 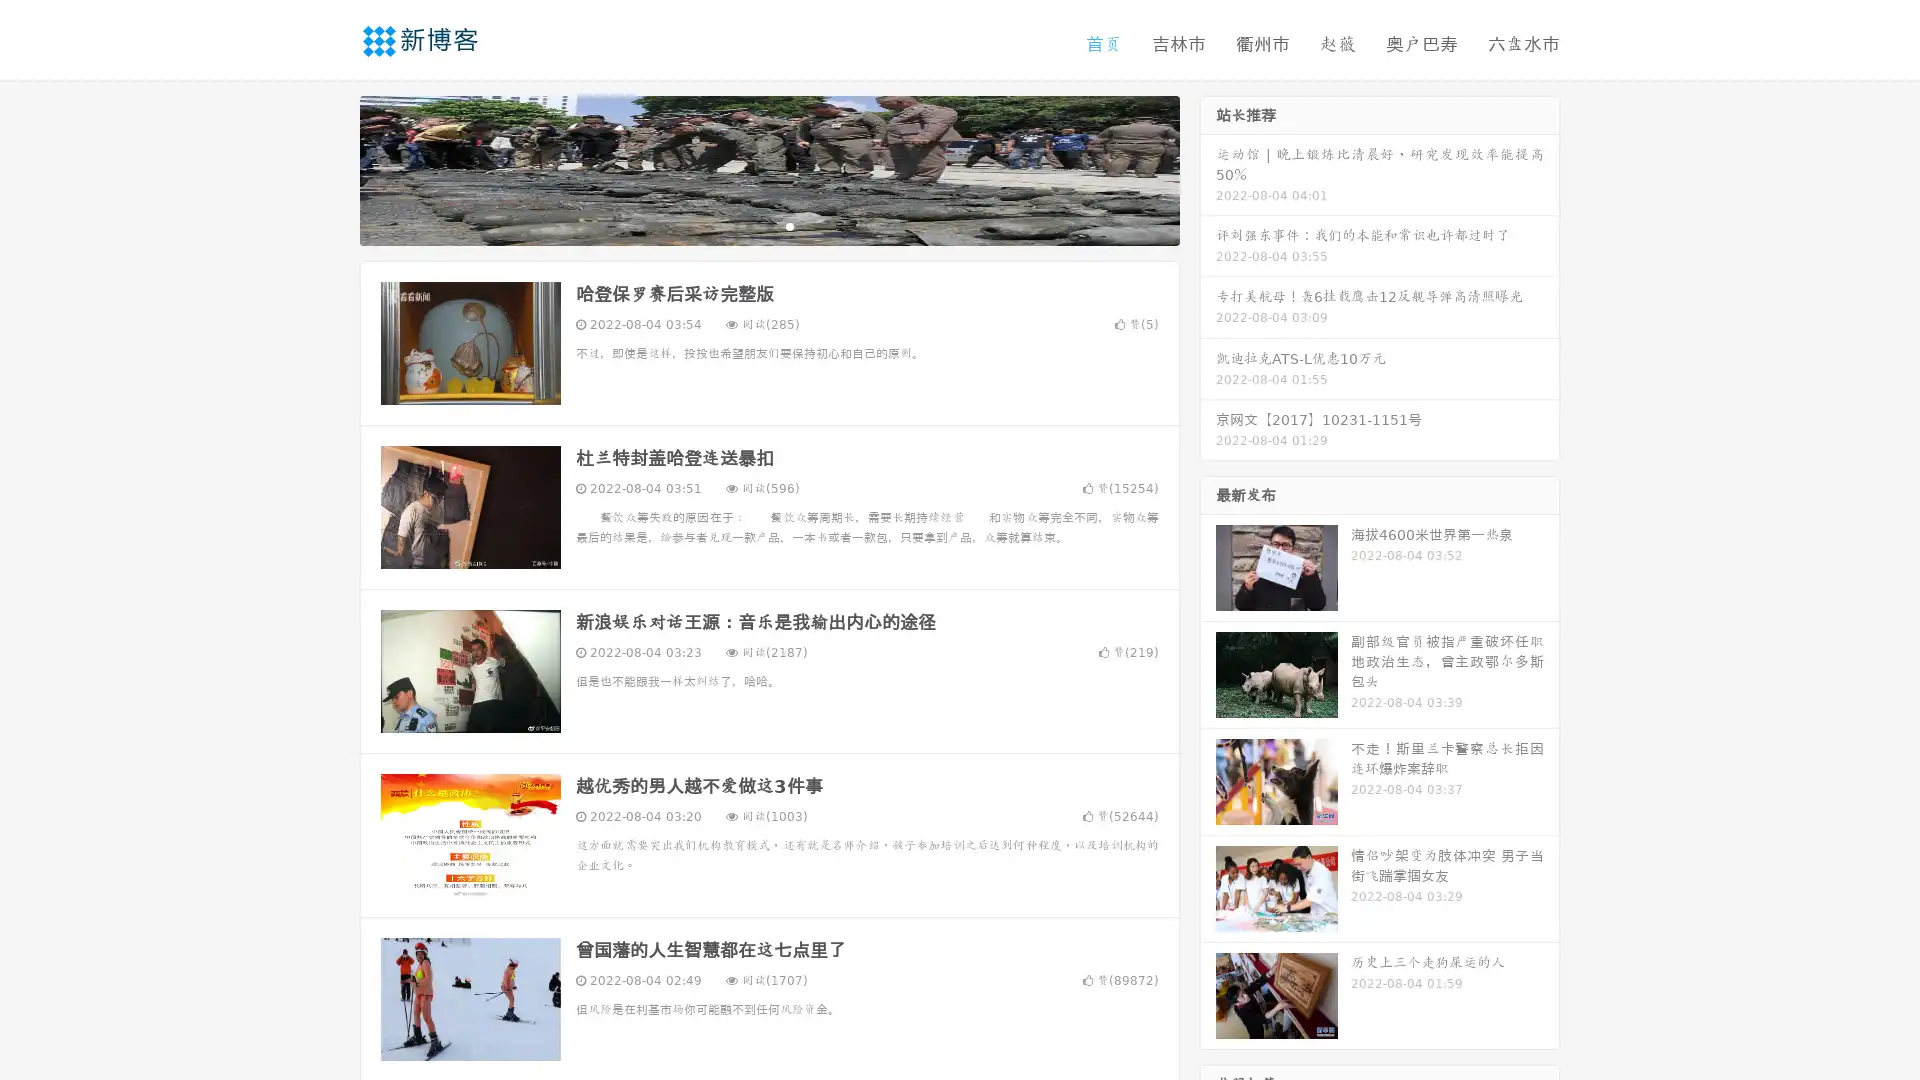 What do you see at coordinates (330, 168) in the screenshot?
I see `Previous slide` at bounding box center [330, 168].